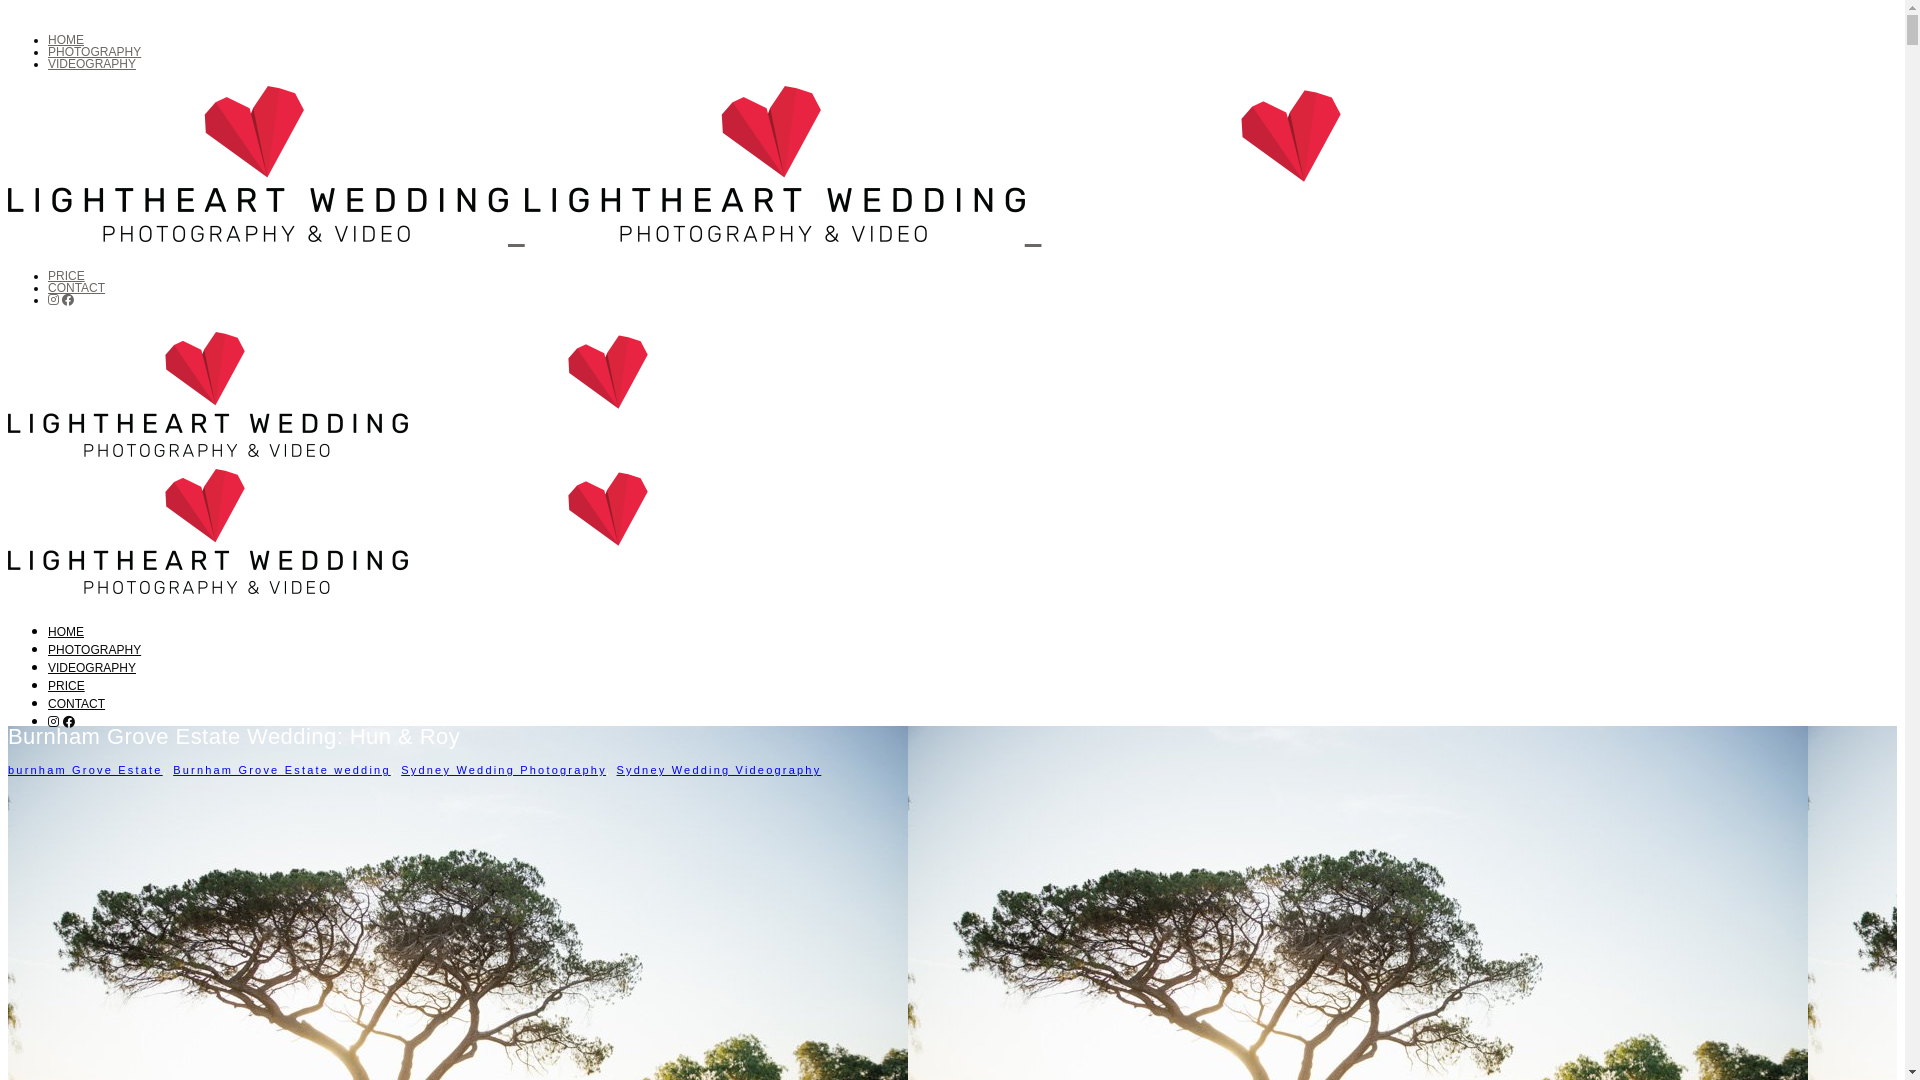 This screenshot has width=1920, height=1080. I want to click on 'HOME', so click(66, 39).